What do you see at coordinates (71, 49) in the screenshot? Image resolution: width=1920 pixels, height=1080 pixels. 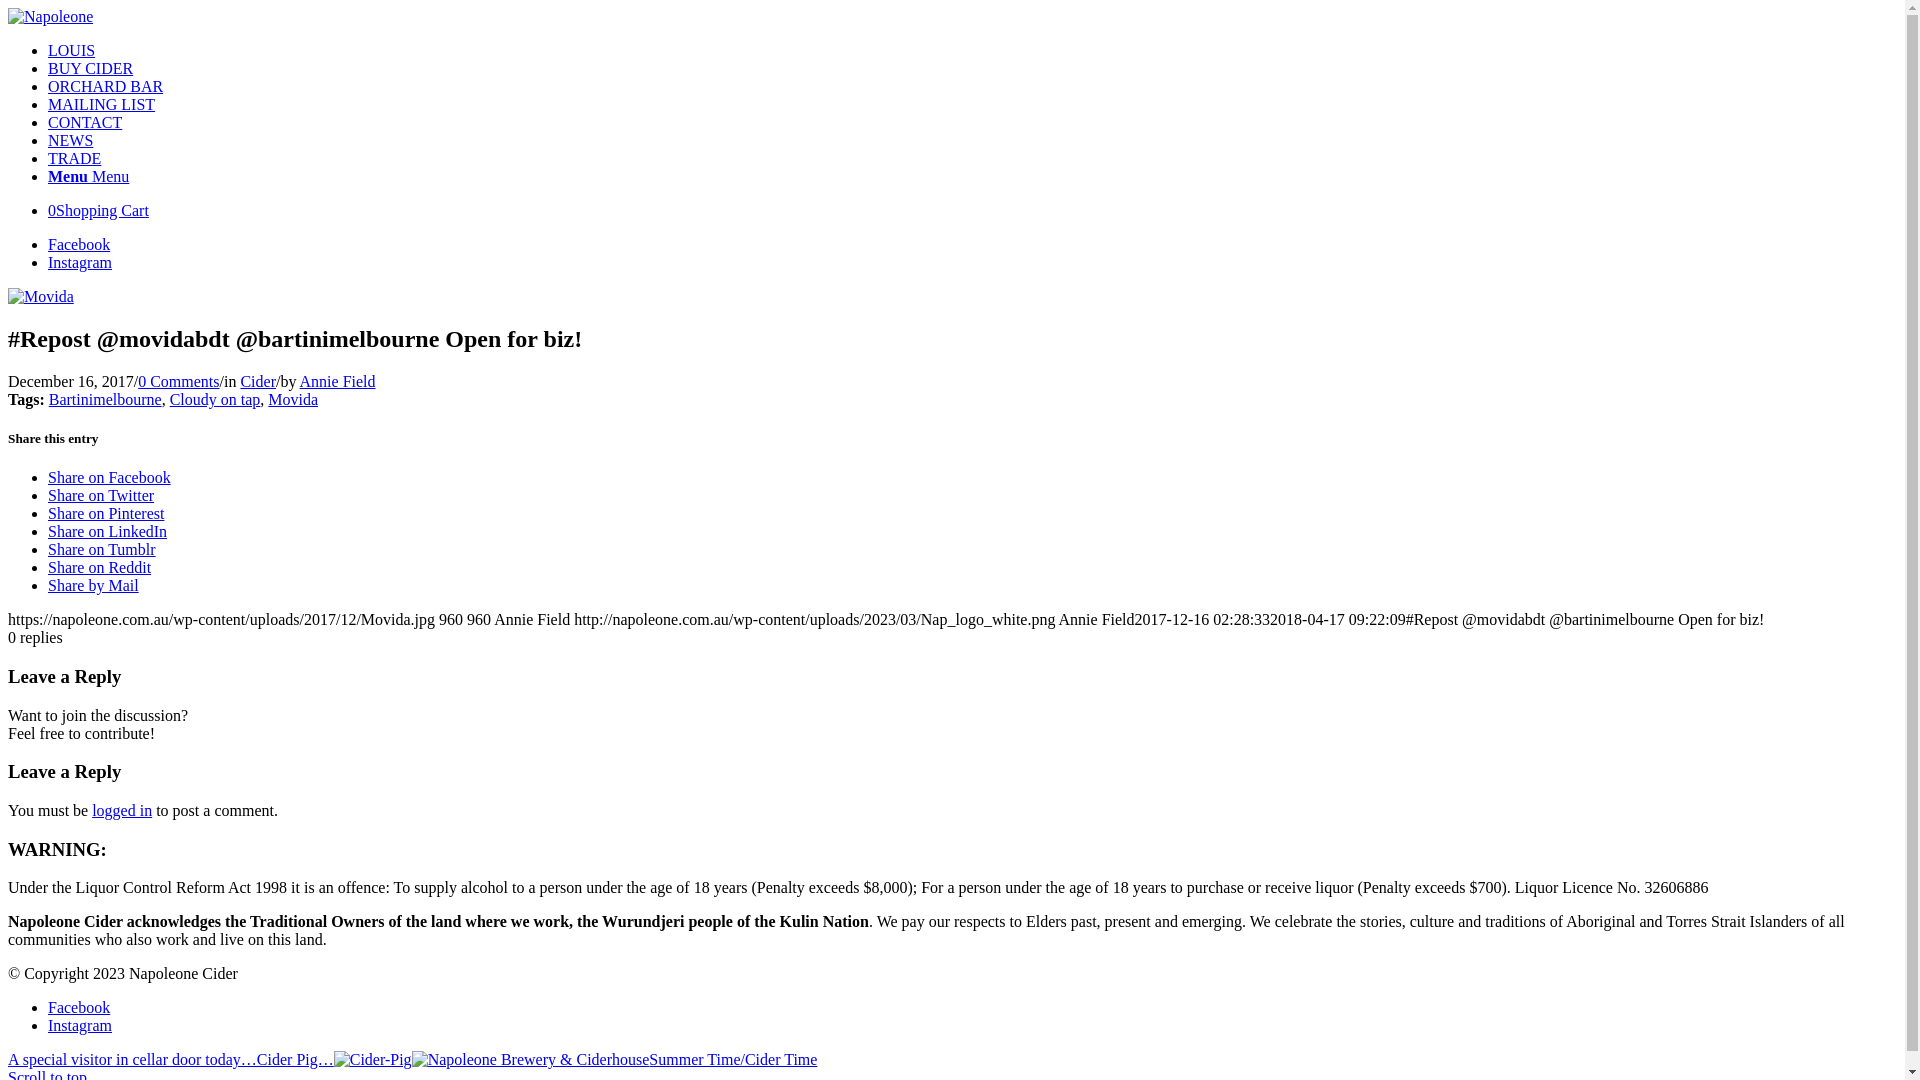 I see `'LOUIS'` at bounding box center [71, 49].